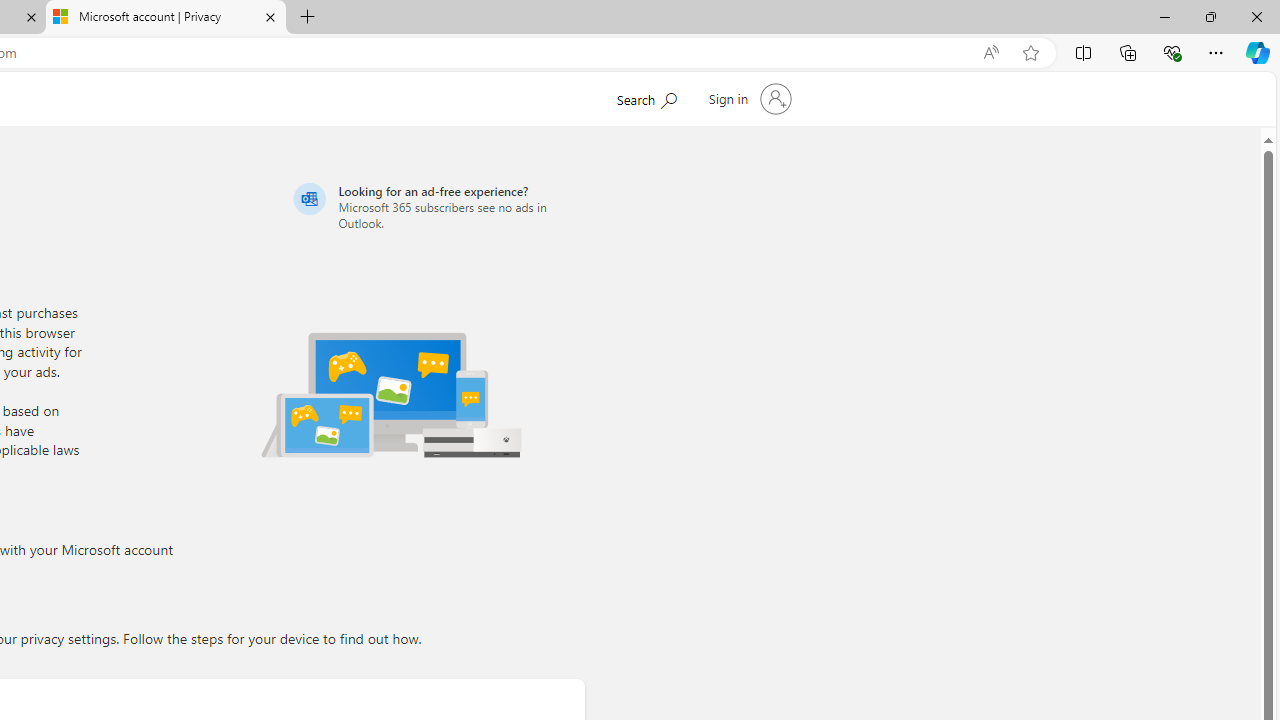 The height and width of the screenshot is (720, 1280). I want to click on 'Restore', so click(1209, 16).